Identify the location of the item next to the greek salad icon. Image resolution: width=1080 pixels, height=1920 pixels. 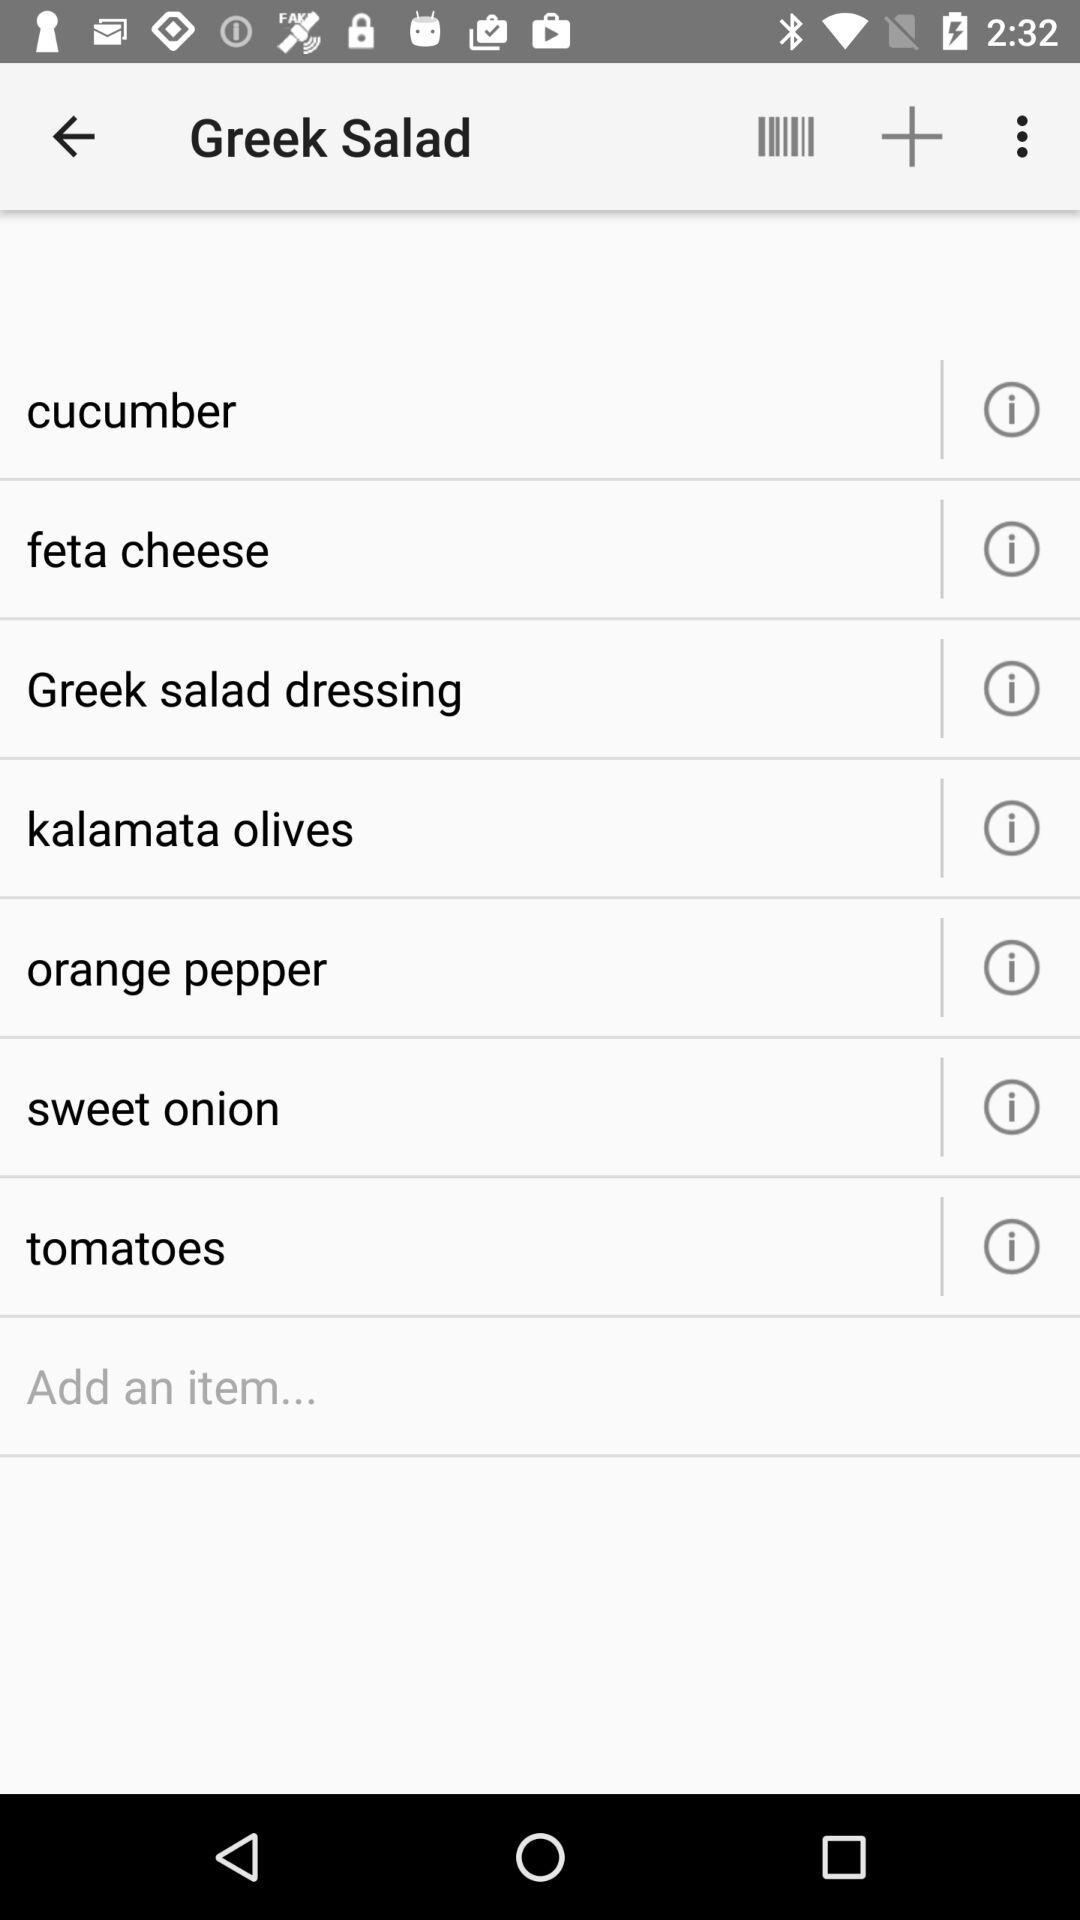
(785, 135).